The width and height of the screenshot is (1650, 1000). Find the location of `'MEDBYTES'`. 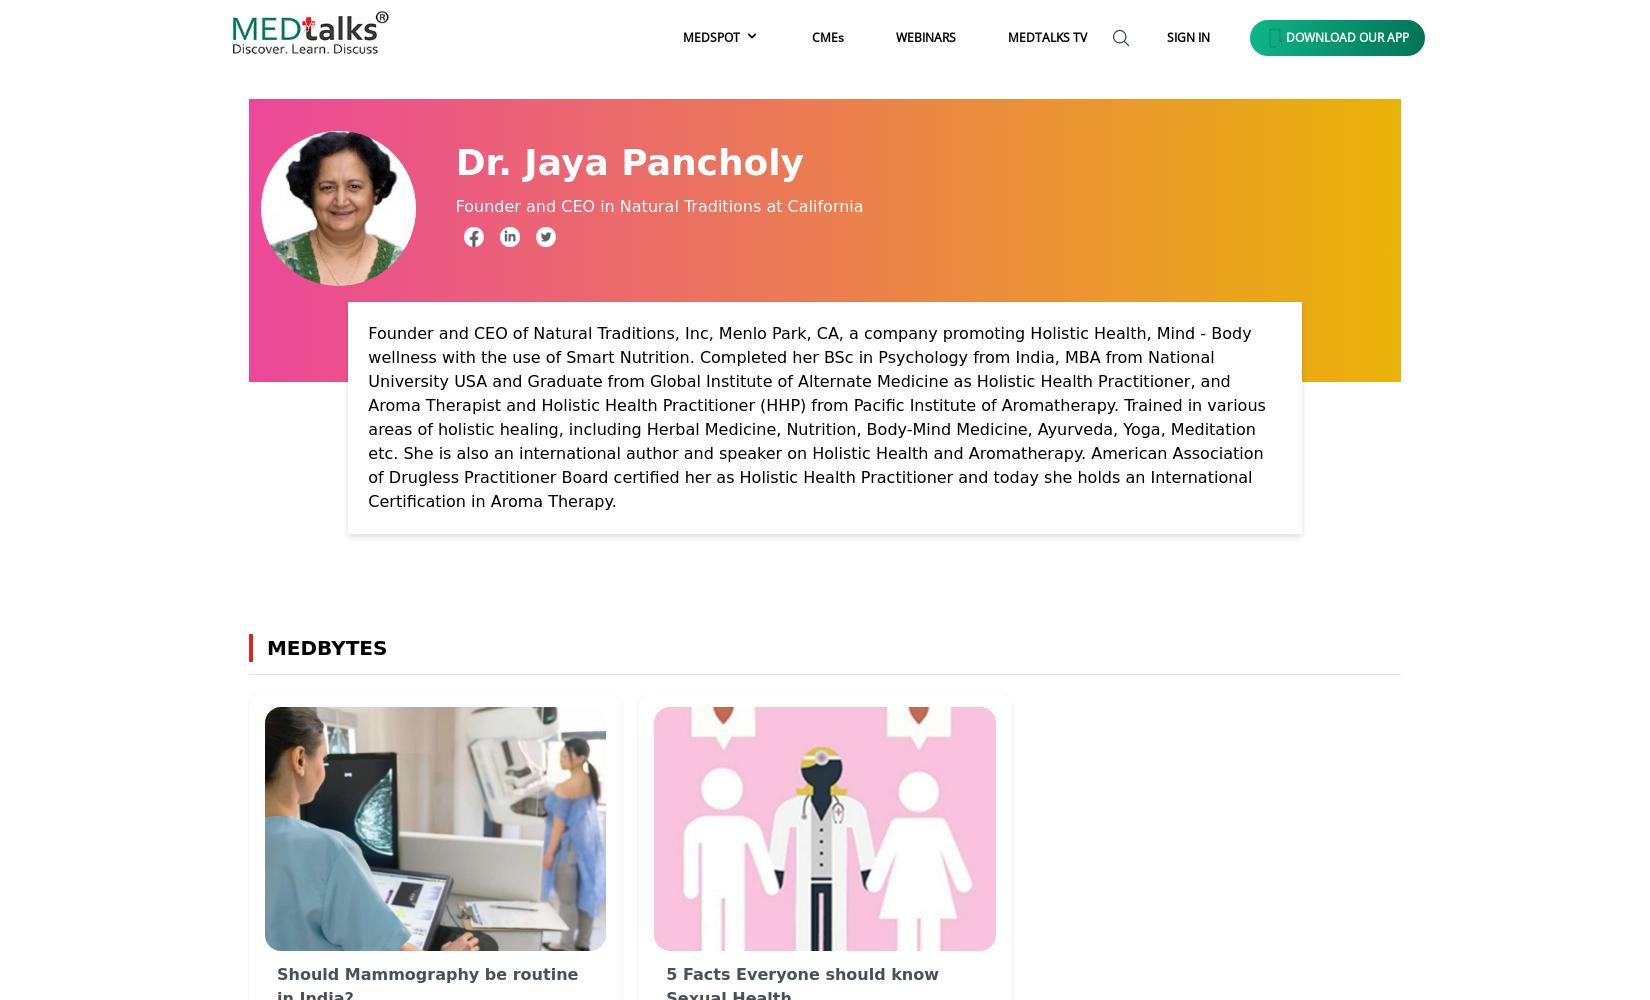

'MEDBYTES' is located at coordinates (319, 647).